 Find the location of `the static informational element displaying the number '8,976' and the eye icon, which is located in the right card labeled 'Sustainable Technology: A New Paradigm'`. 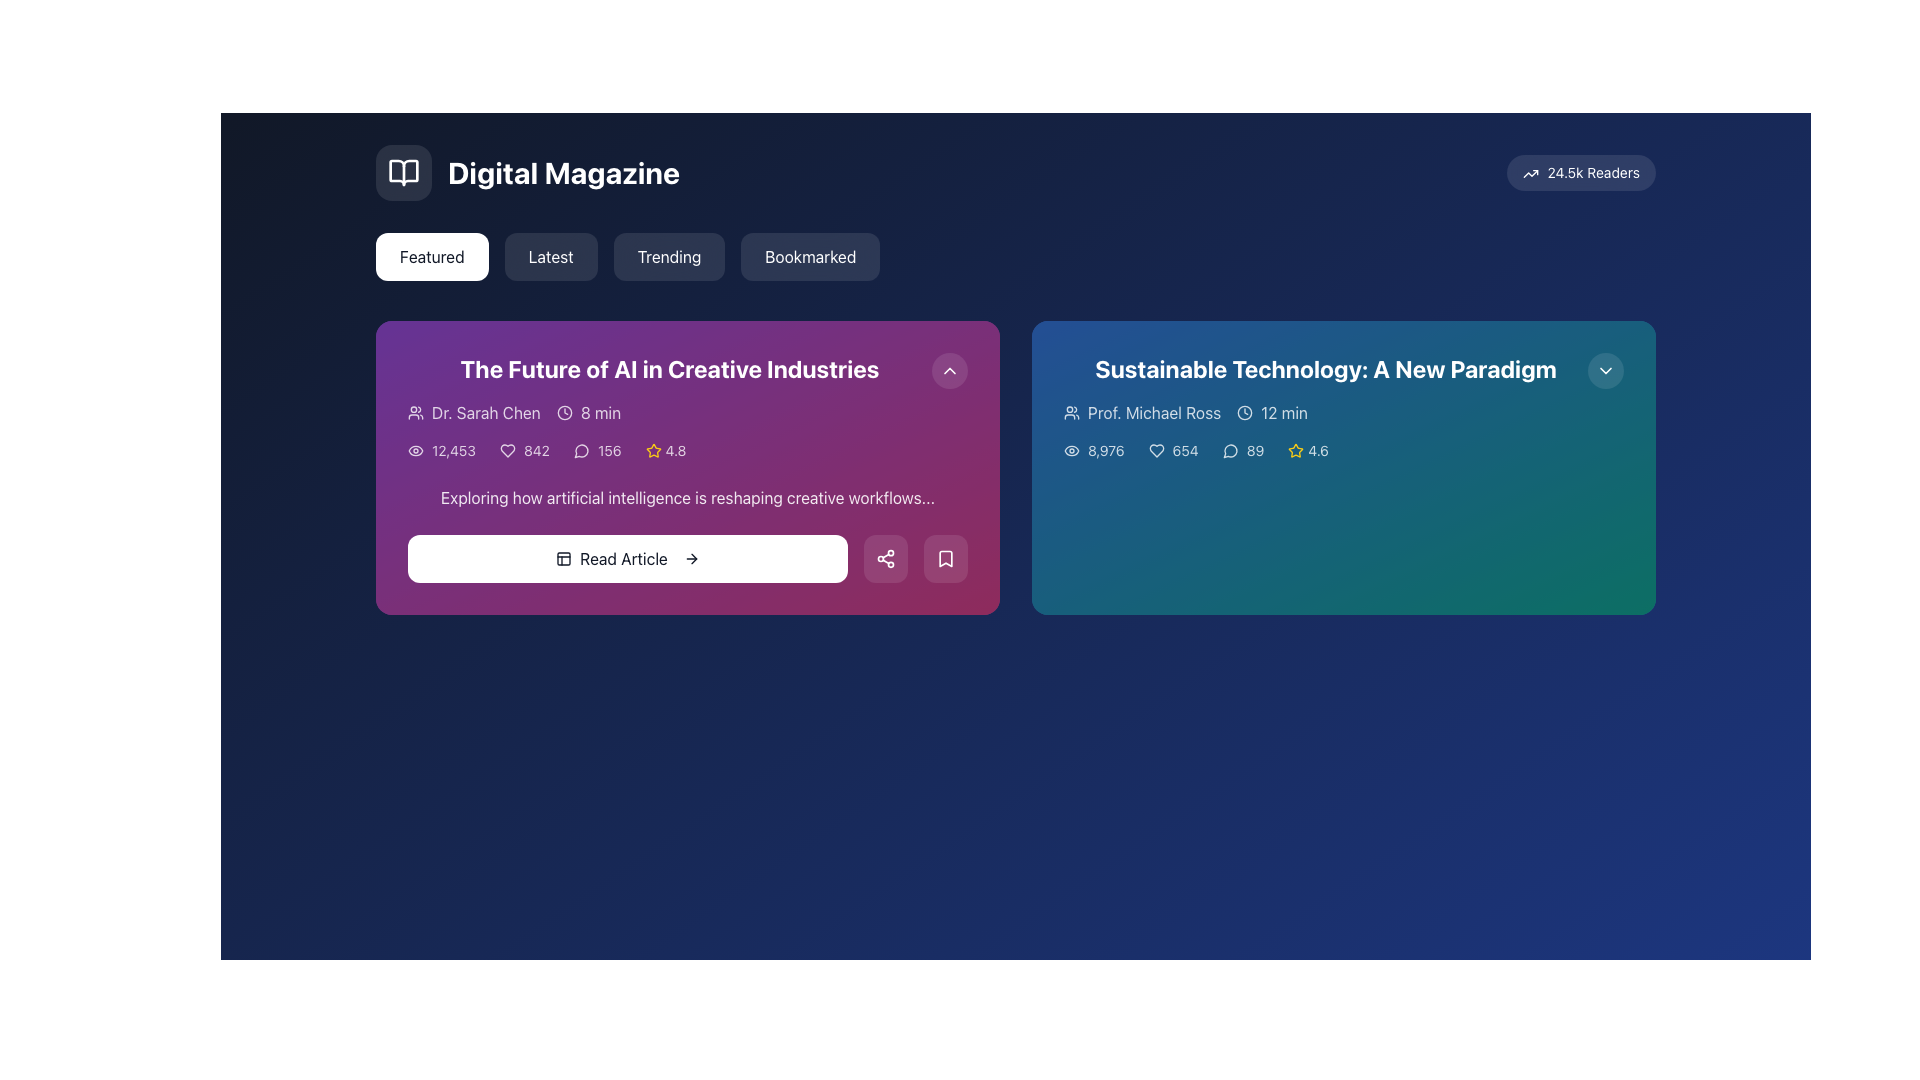

the static informational element displaying the number '8,976' and the eye icon, which is located in the right card labeled 'Sustainable Technology: A New Paradigm' is located at coordinates (1093, 451).